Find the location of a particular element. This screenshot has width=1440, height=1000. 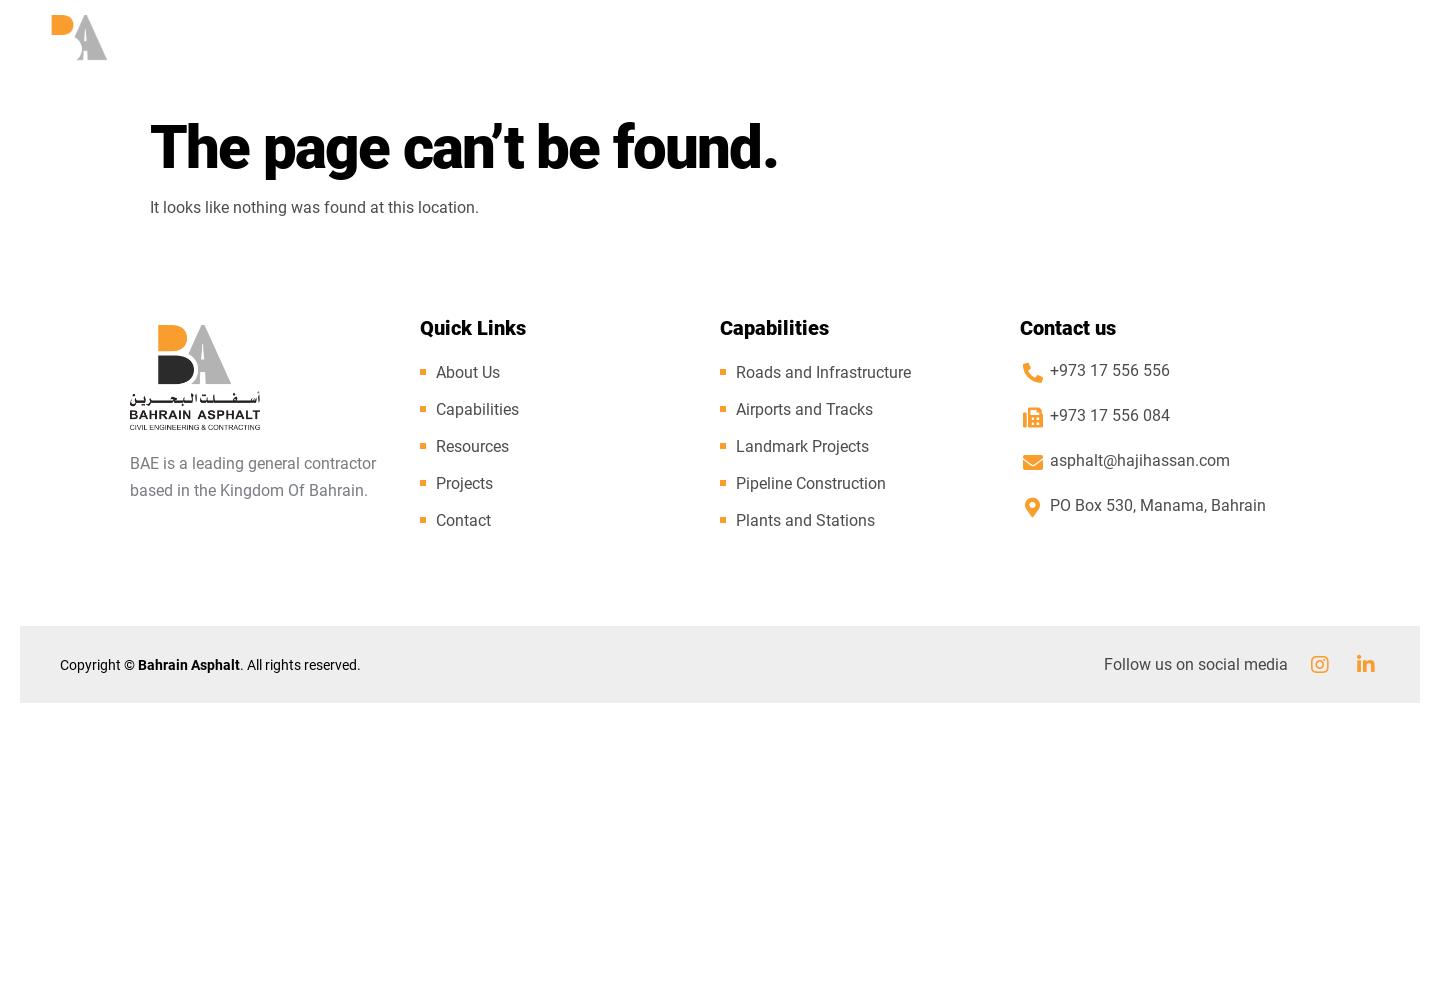

'Copyright ©' is located at coordinates (99, 664).